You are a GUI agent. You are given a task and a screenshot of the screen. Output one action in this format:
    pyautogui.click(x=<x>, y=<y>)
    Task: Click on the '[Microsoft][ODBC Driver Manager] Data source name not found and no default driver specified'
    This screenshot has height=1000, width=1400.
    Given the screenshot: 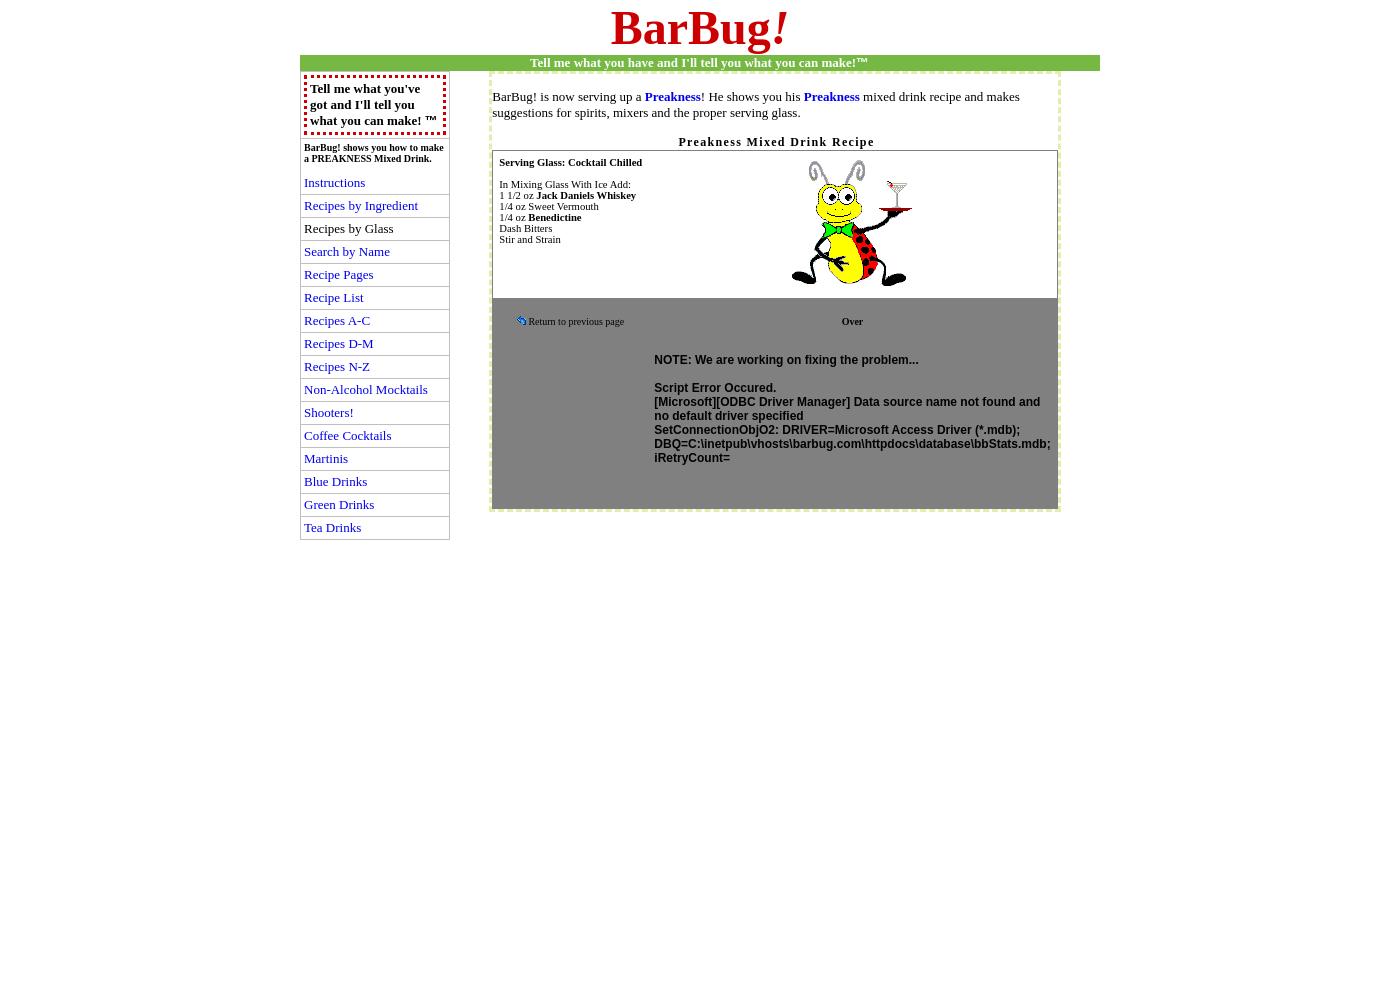 What is the action you would take?
    pyautogui.click(x=847, y=409)
    